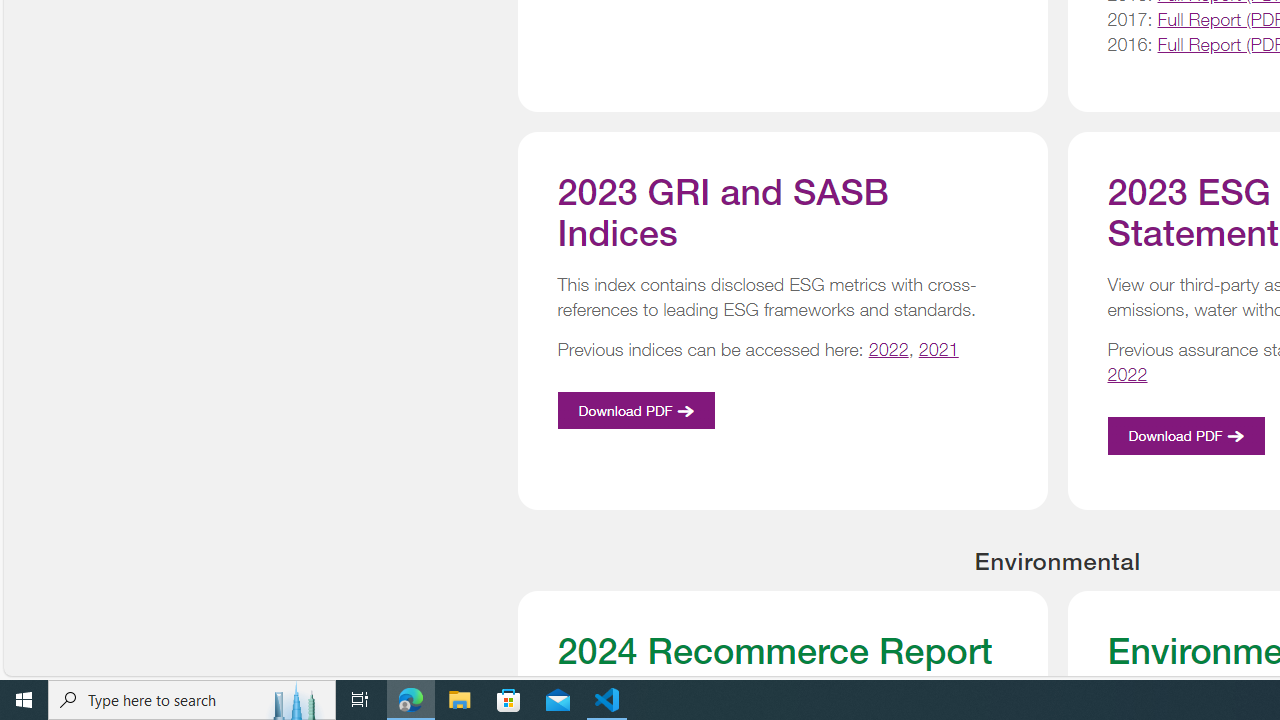  I want to click on '2021', so click(937, 348).